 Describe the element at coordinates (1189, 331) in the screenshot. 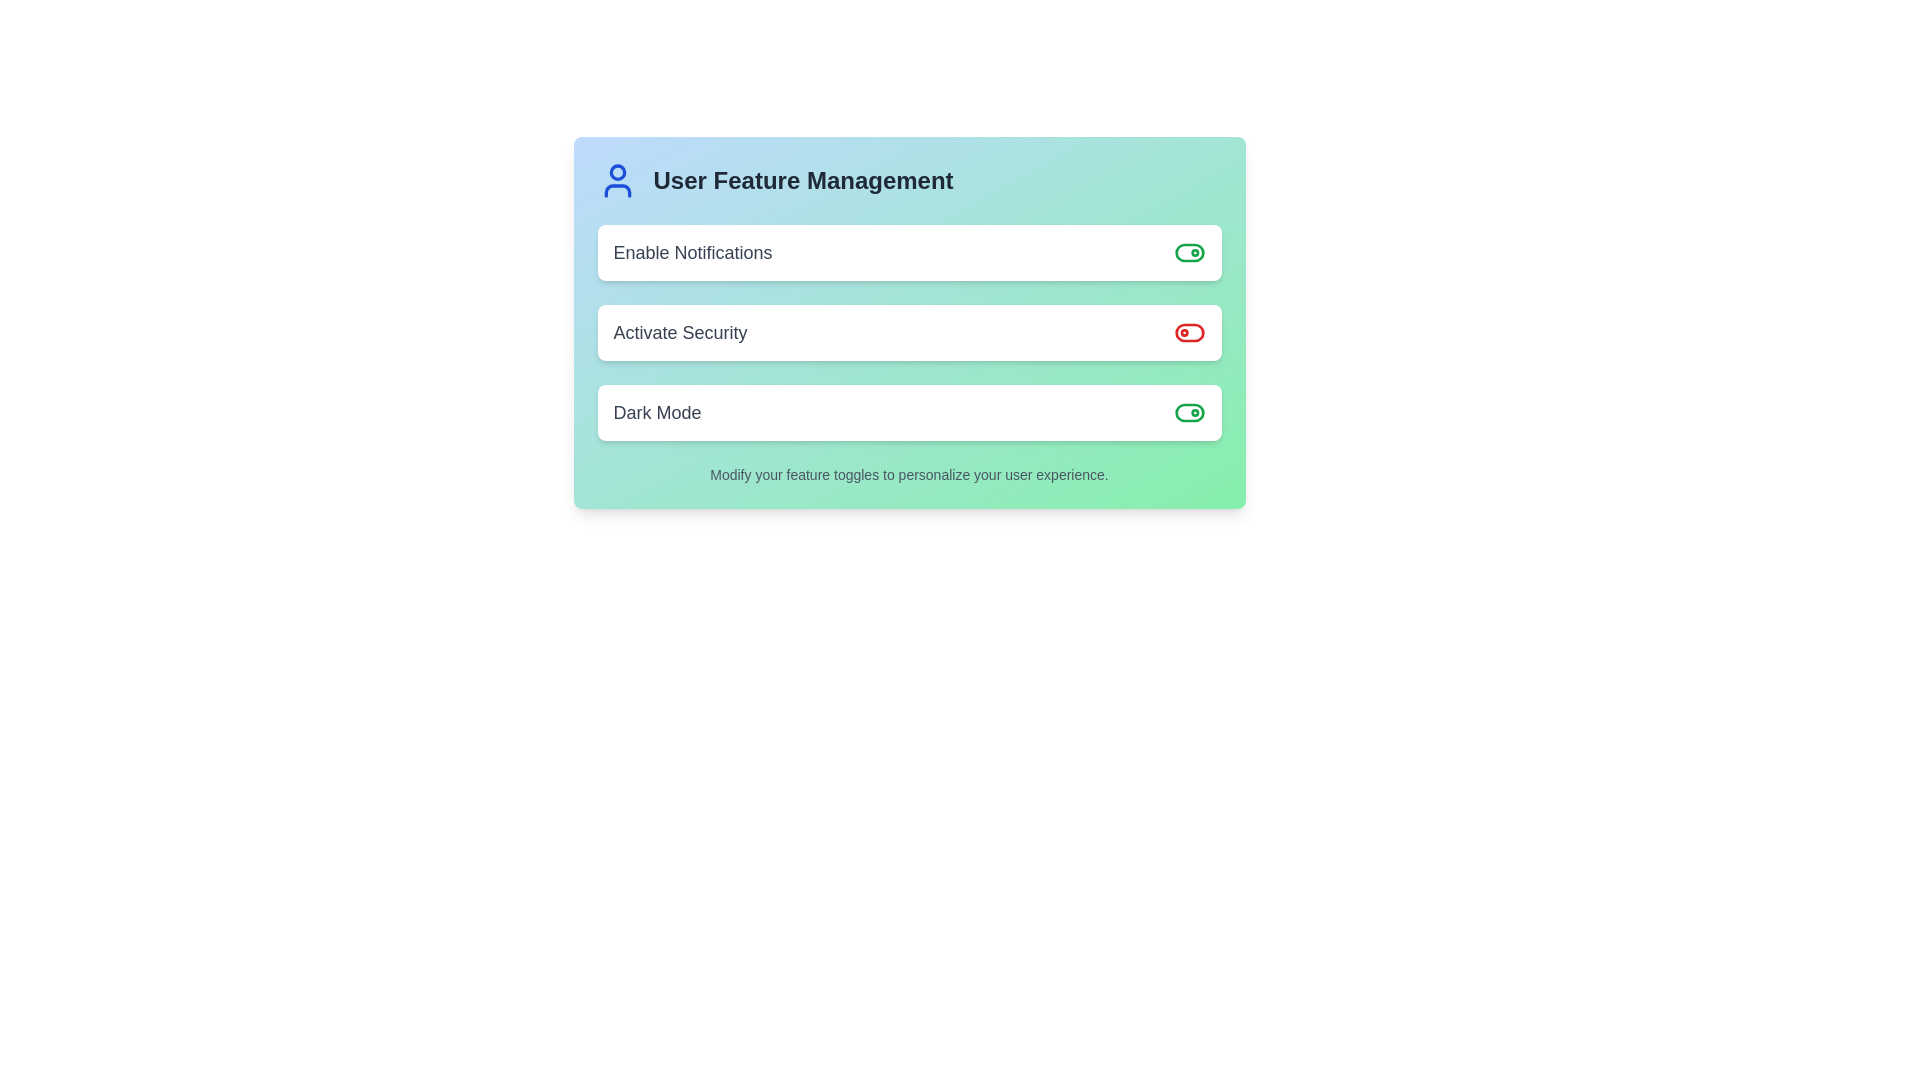

I see `the red toggle switch indicating 'Activate Security'` at that location.